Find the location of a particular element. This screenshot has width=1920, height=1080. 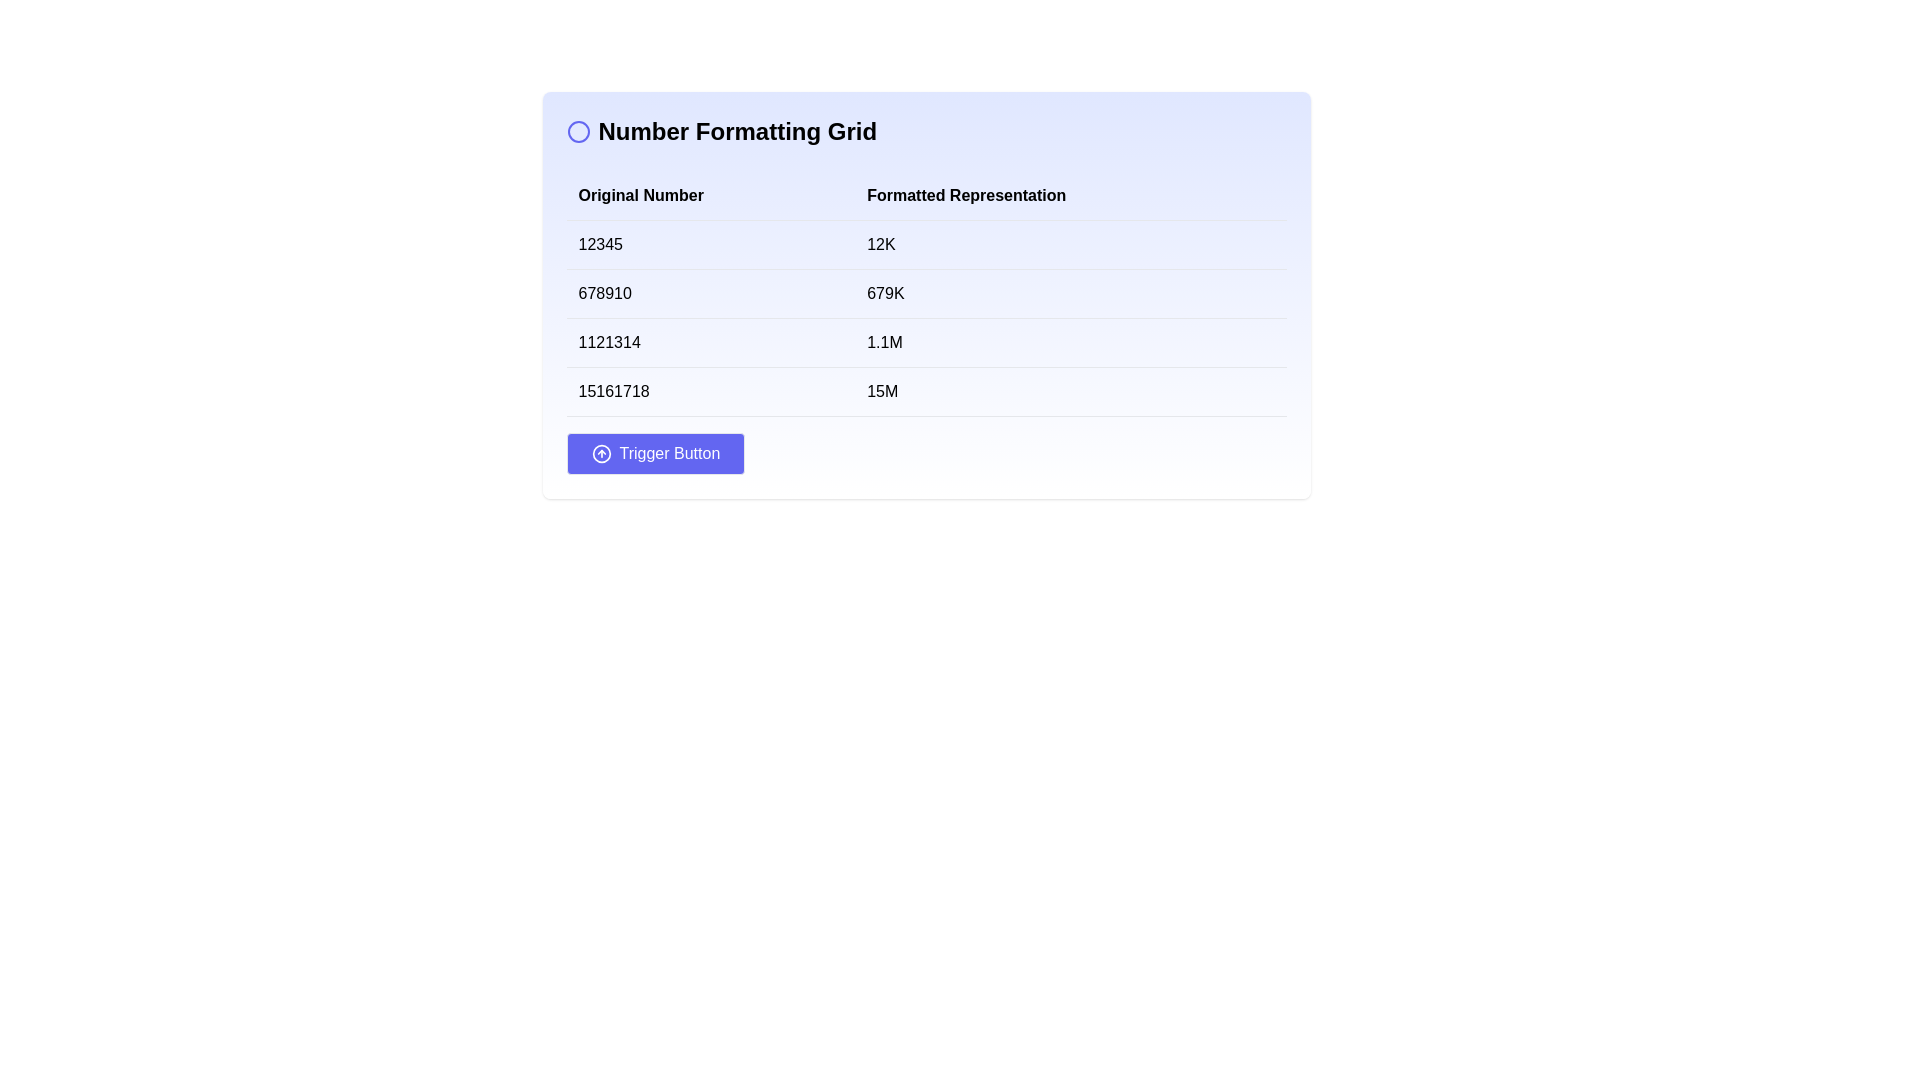

the circular icon containing an upward-pointing arrow, which is located to the left of the 'Trigger Button' text is located at coordinates (600, 454).